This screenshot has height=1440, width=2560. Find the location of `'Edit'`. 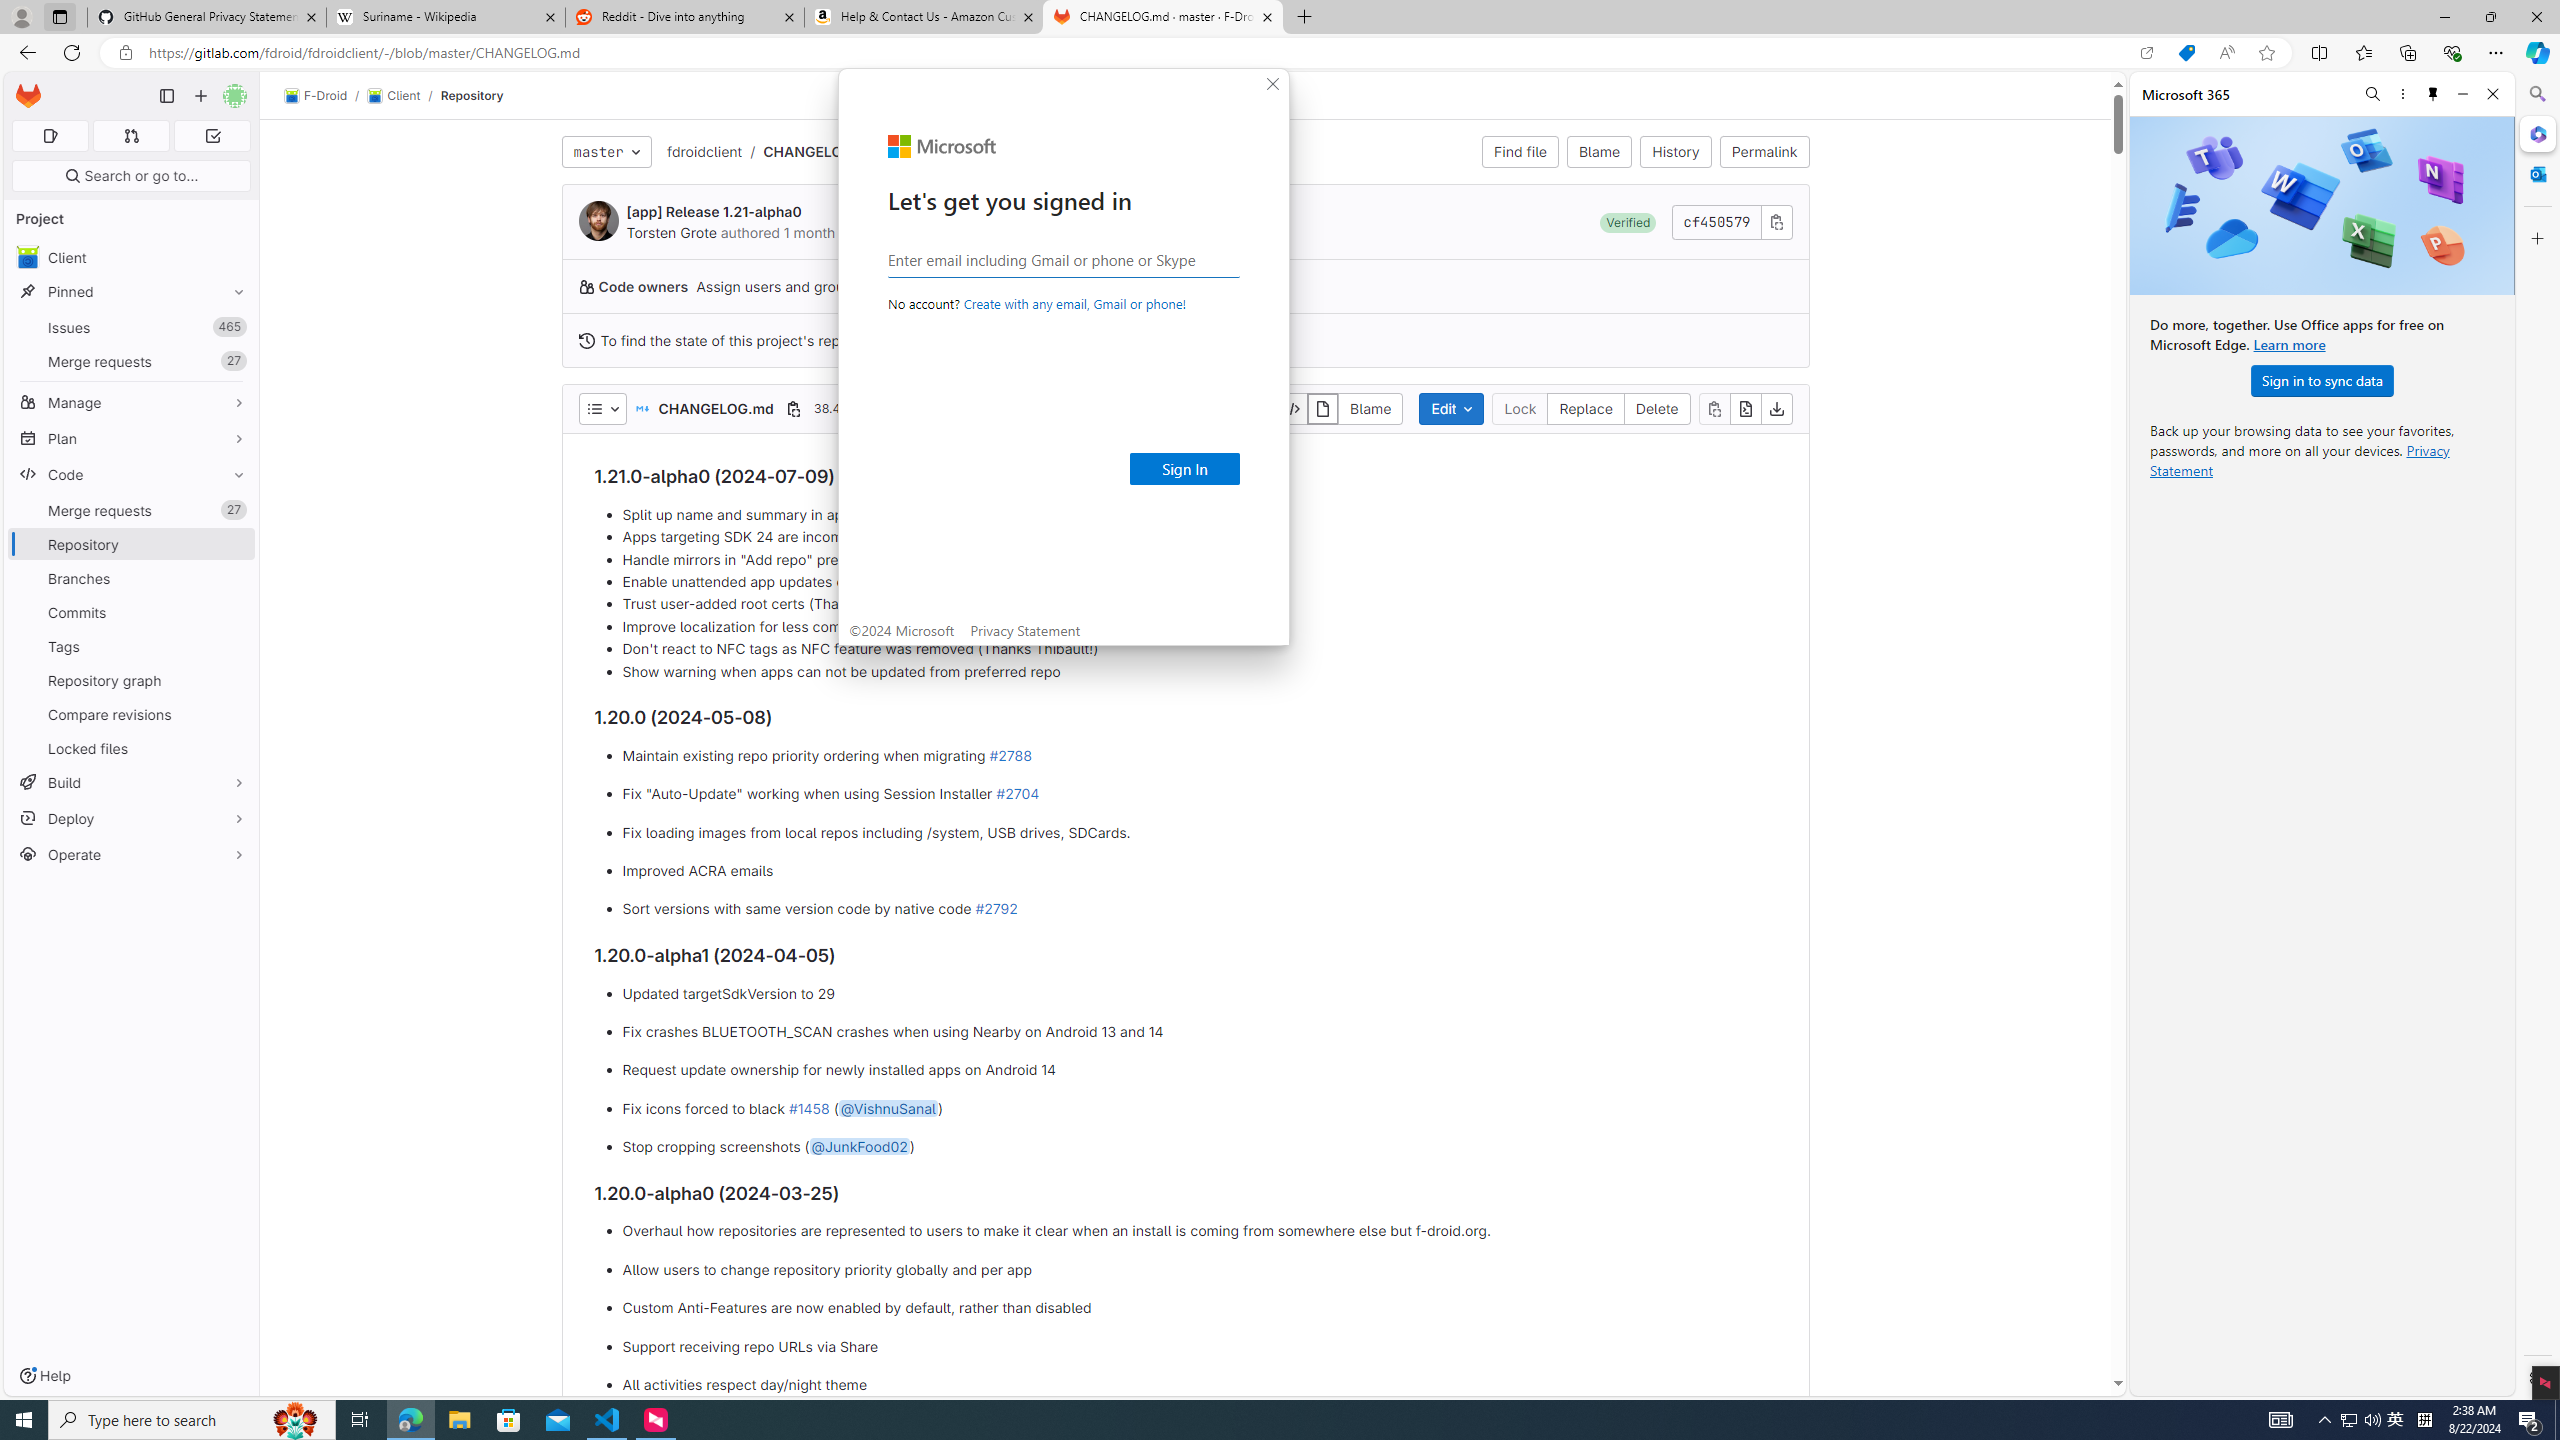

'Edit' is located at coordinates (1451, 407).